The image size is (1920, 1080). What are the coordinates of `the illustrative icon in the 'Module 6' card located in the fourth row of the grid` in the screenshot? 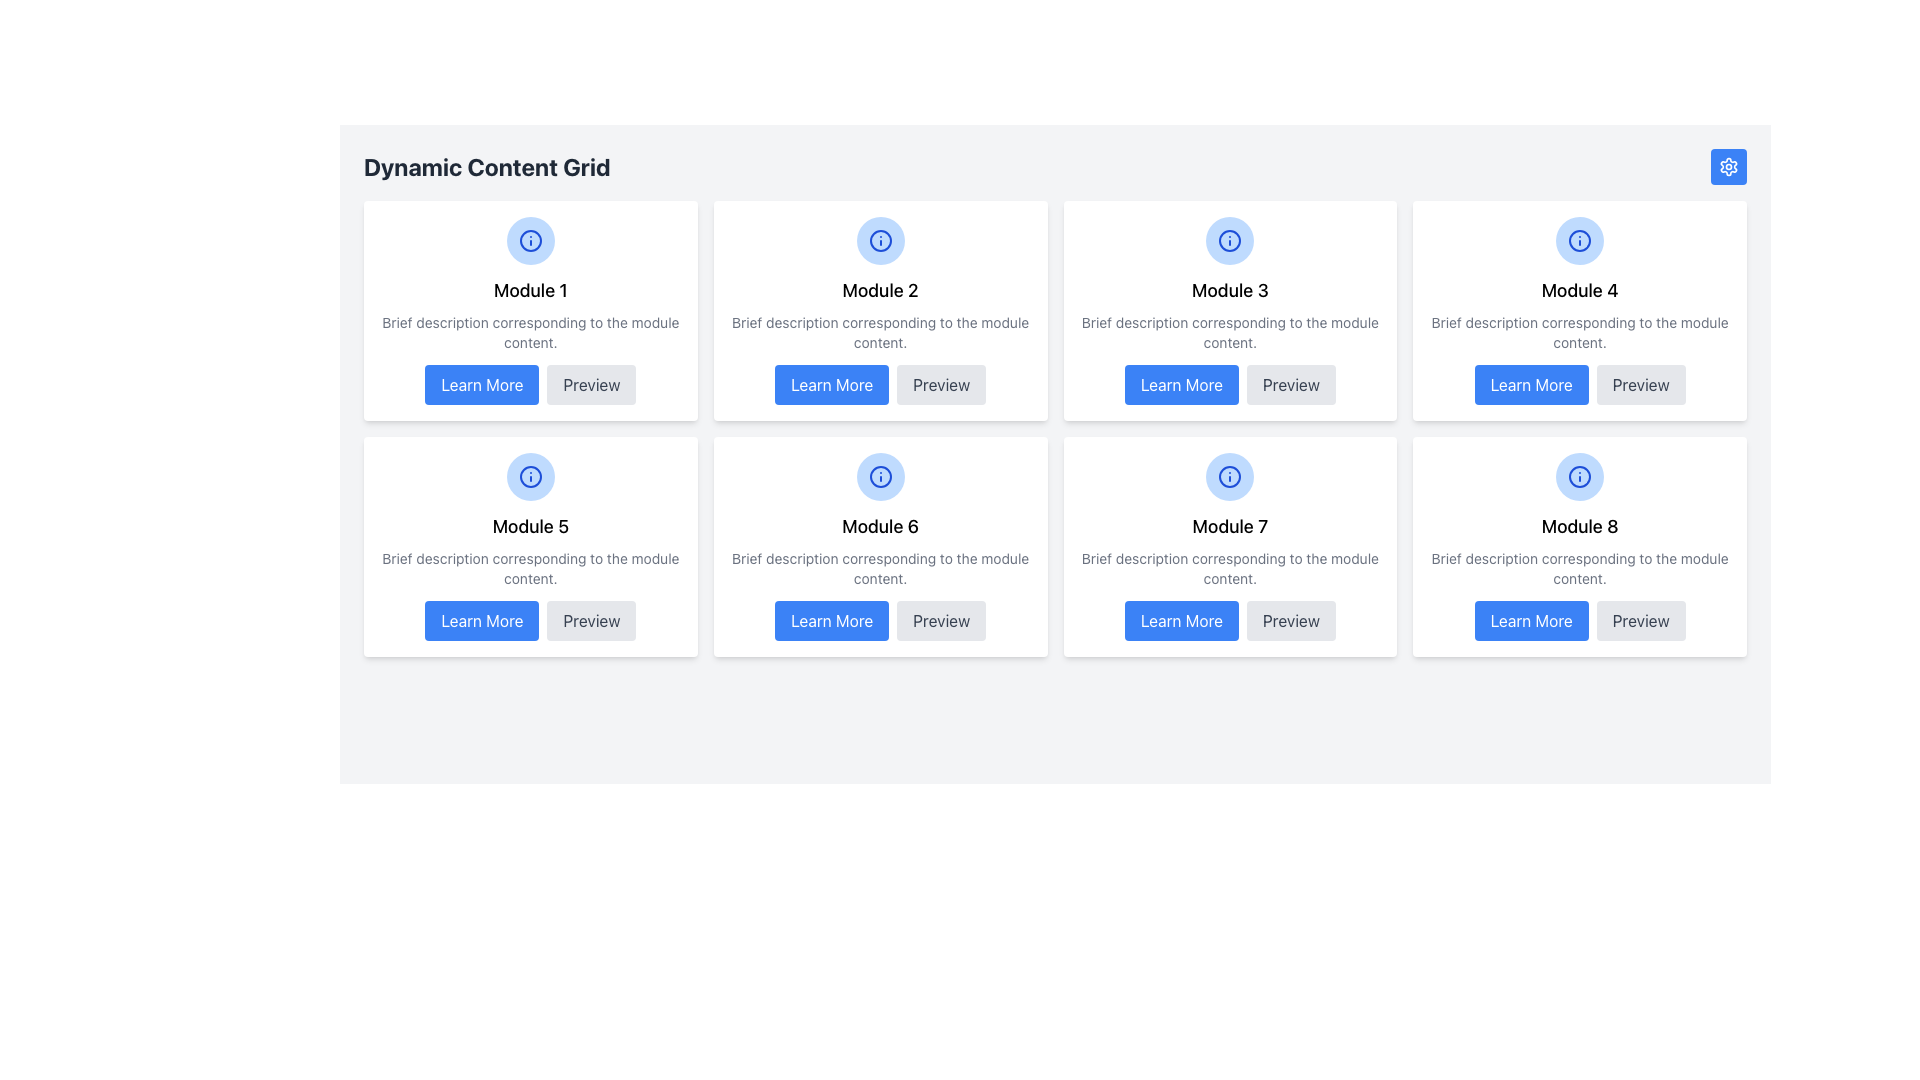 It's located at (880, 477).